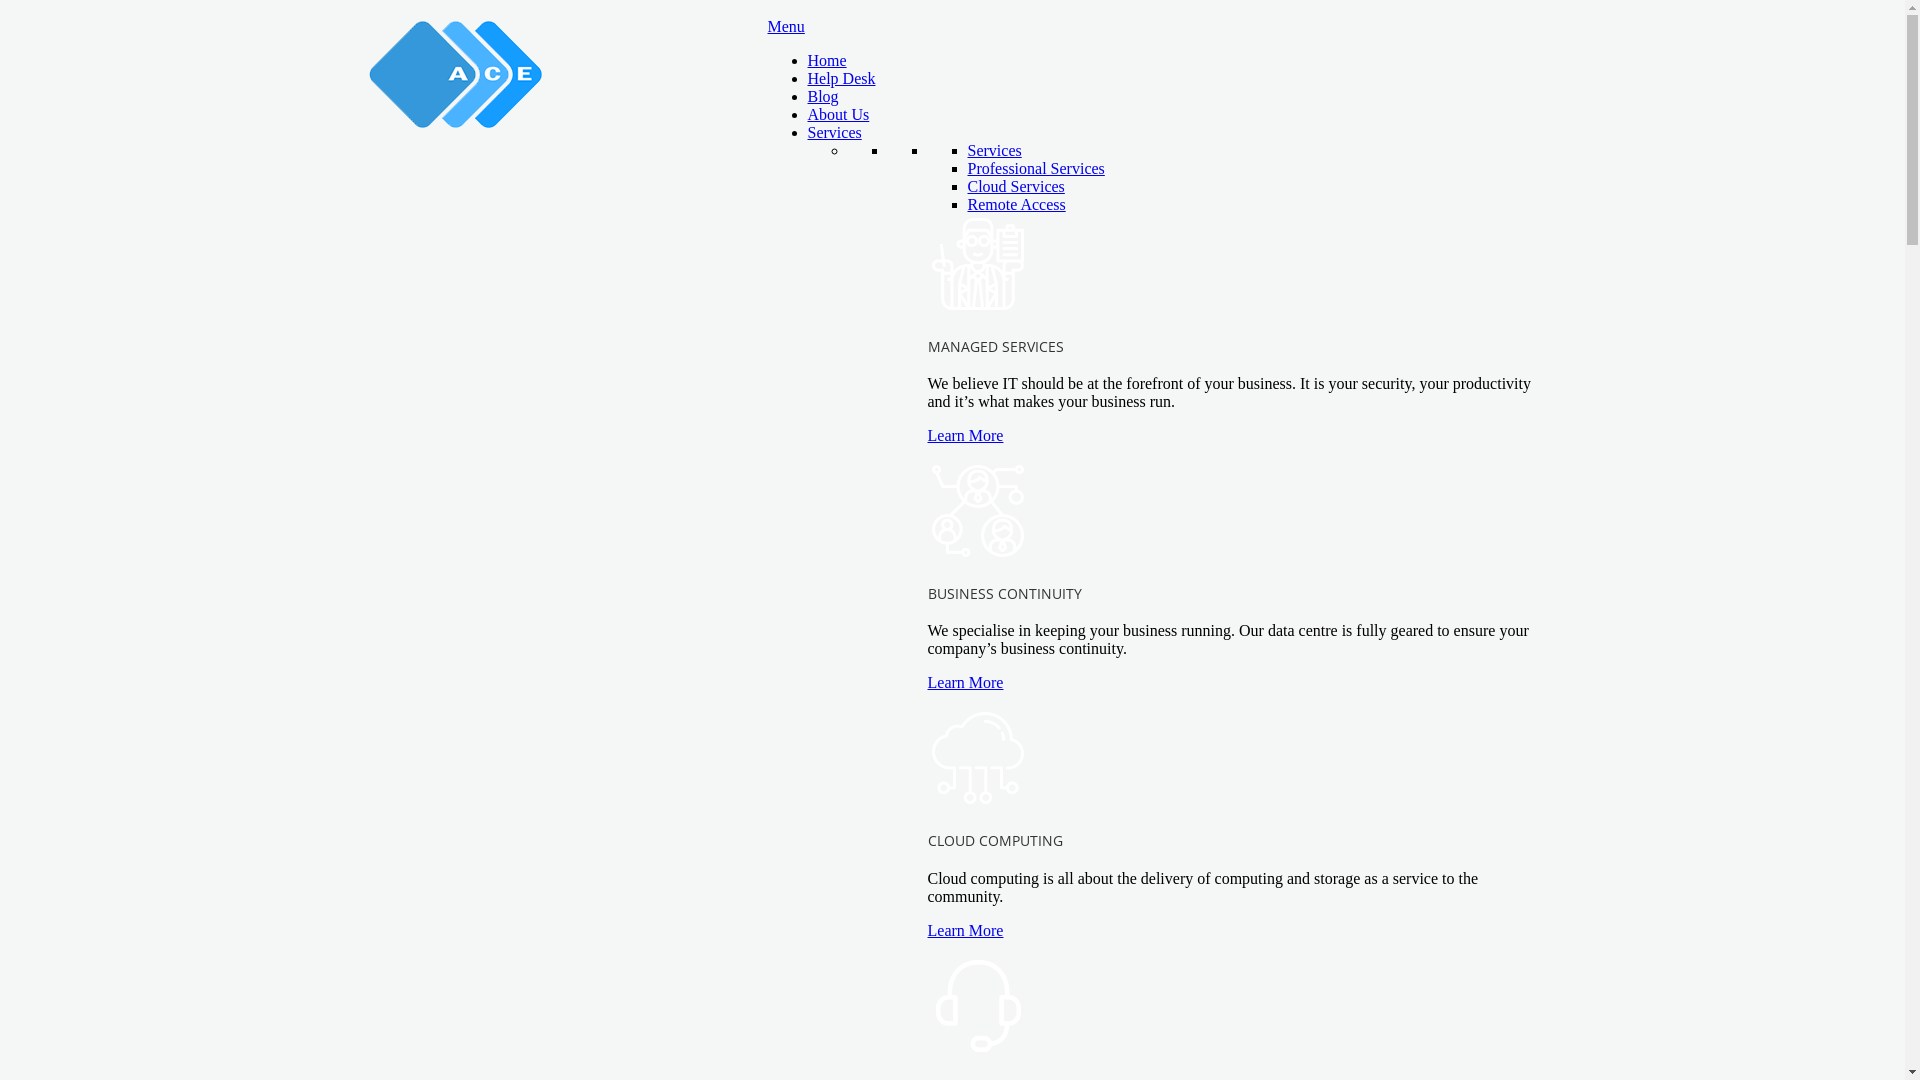 The image size is (1920, 1080). Describe the element at coordinates (807, 59) in the screenshot. I see `'Home'` at that location.